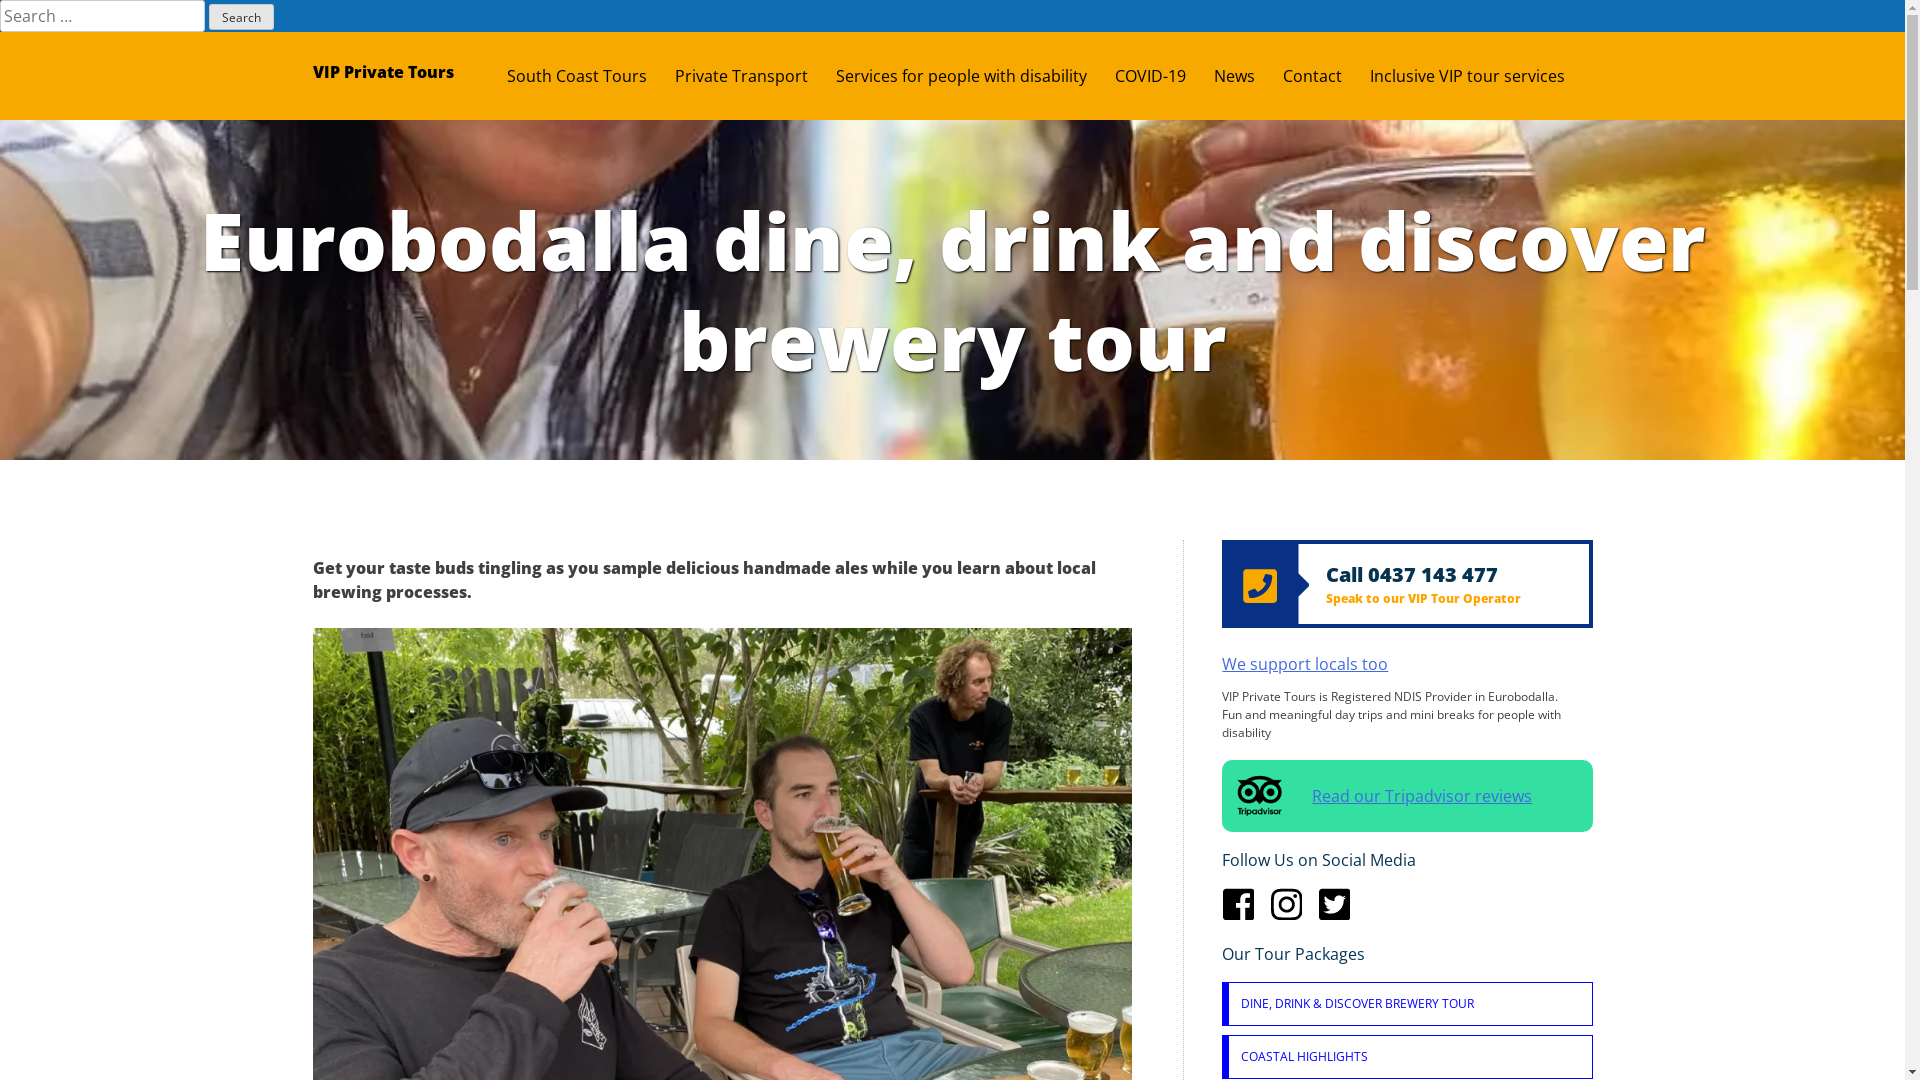  I want to click on 'Private Transport', so click(753, 75).